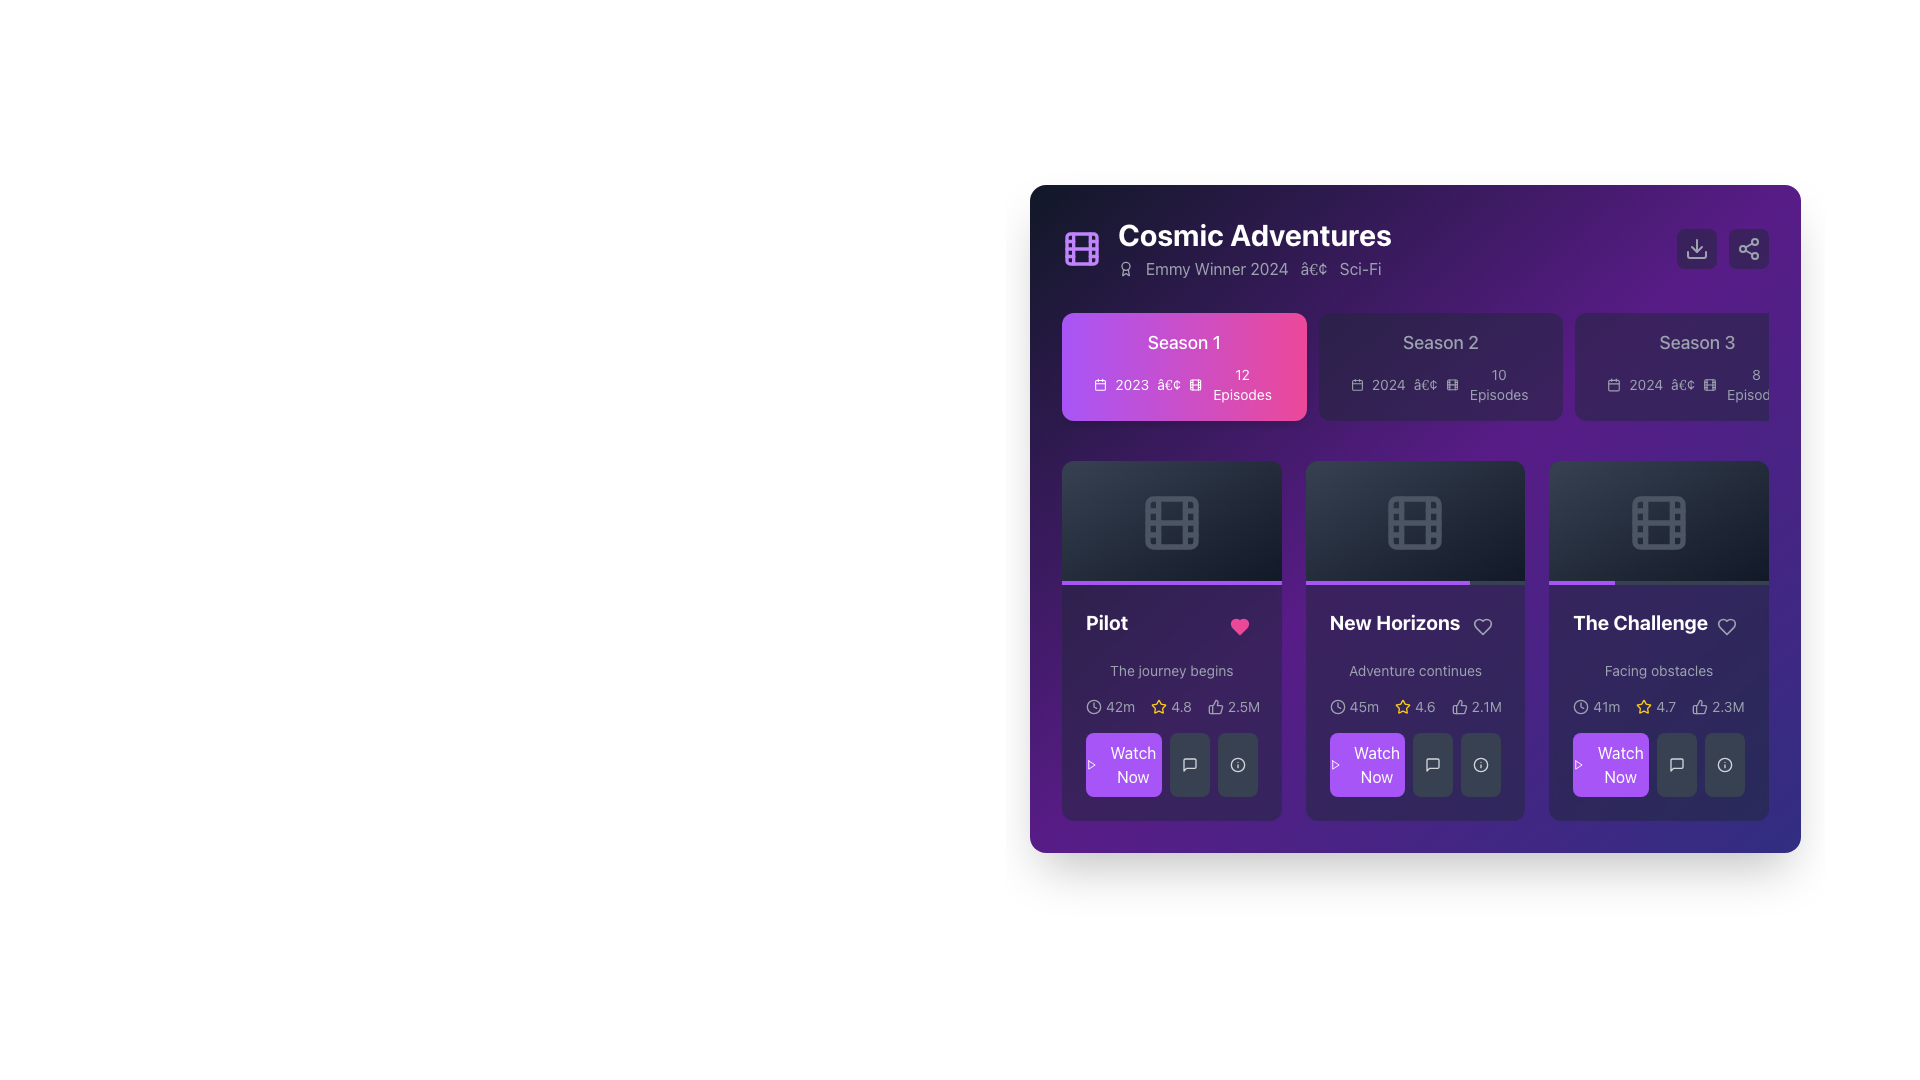 The height and width of the screenshot is (1080, 1920). I want to click on the text label displaying '2.1M' in bold white font on a purple background, located in the second row of the interface within the New Horizons card, so click(1486, 705).